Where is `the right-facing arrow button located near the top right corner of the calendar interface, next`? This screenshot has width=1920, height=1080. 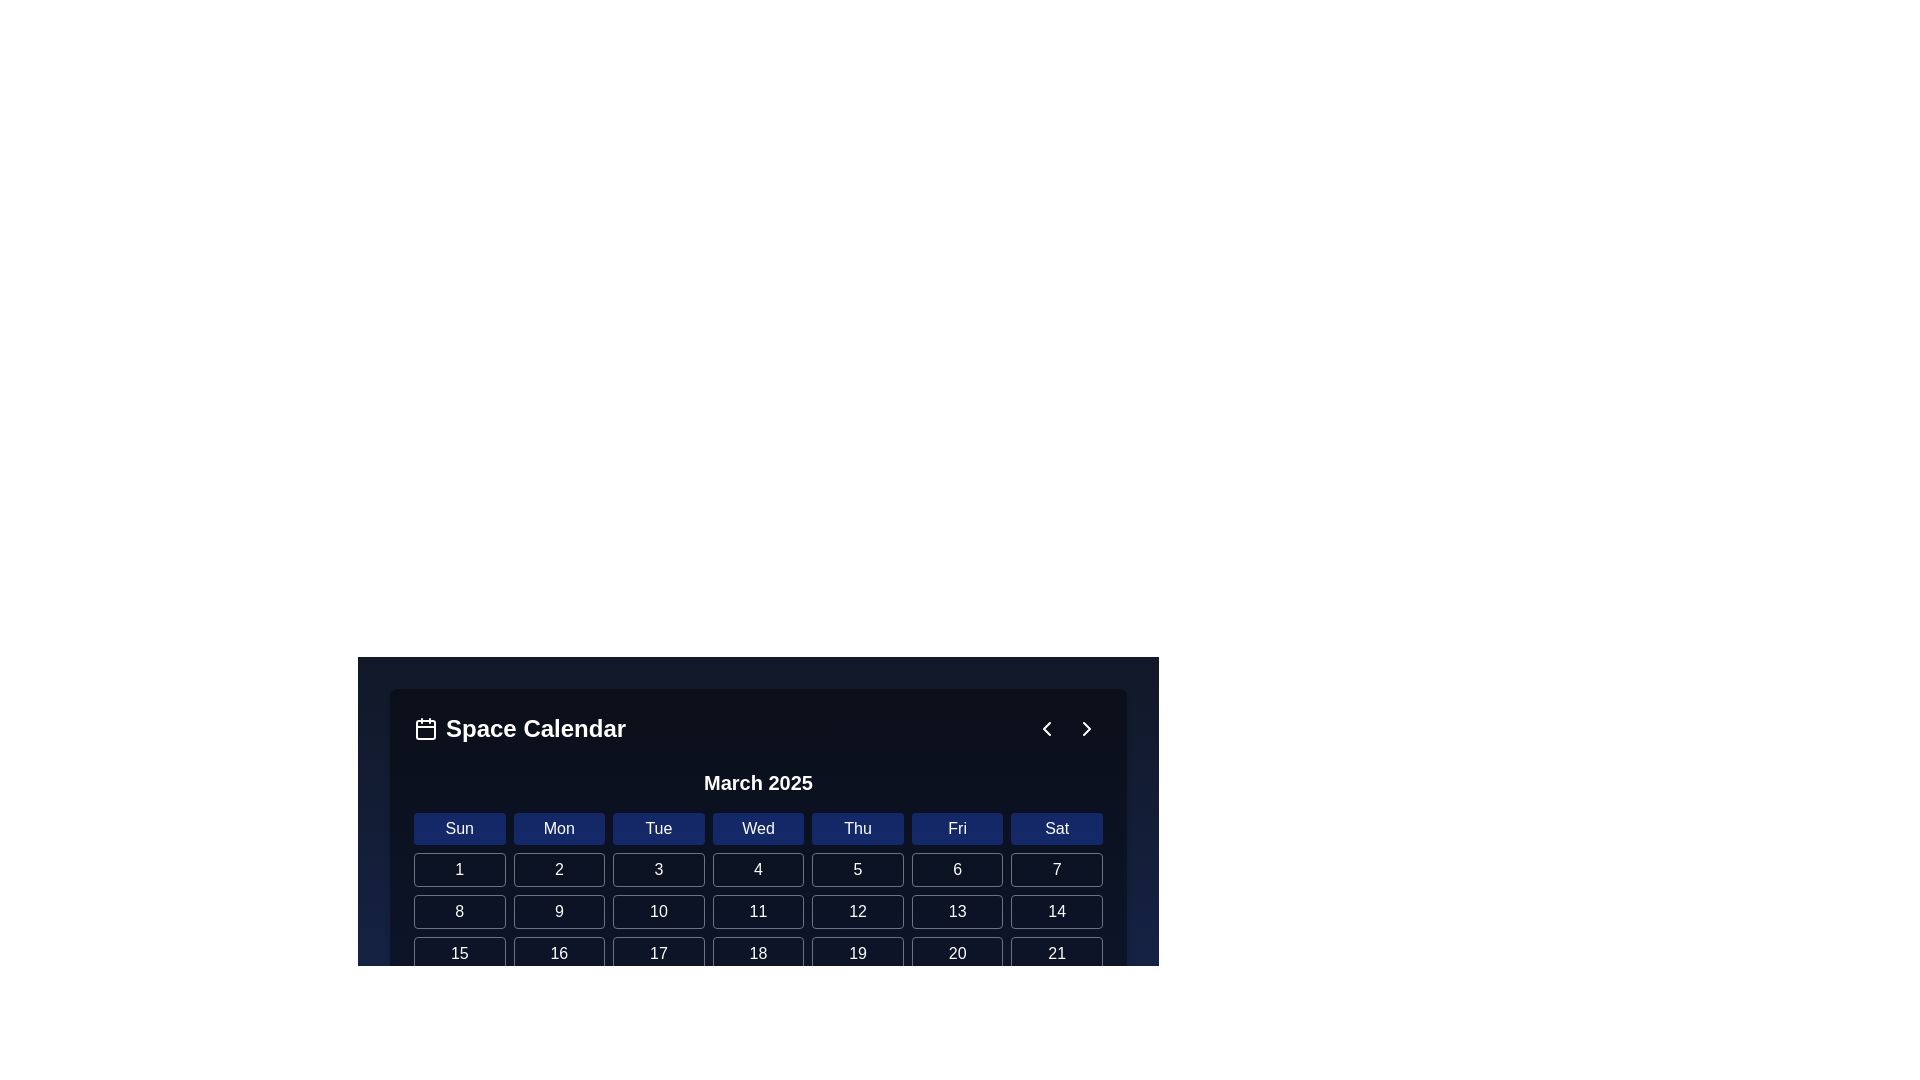
the right-facing arrow button located near the top right corner of the calendar interface, next is located at coordinates (1085, 729).